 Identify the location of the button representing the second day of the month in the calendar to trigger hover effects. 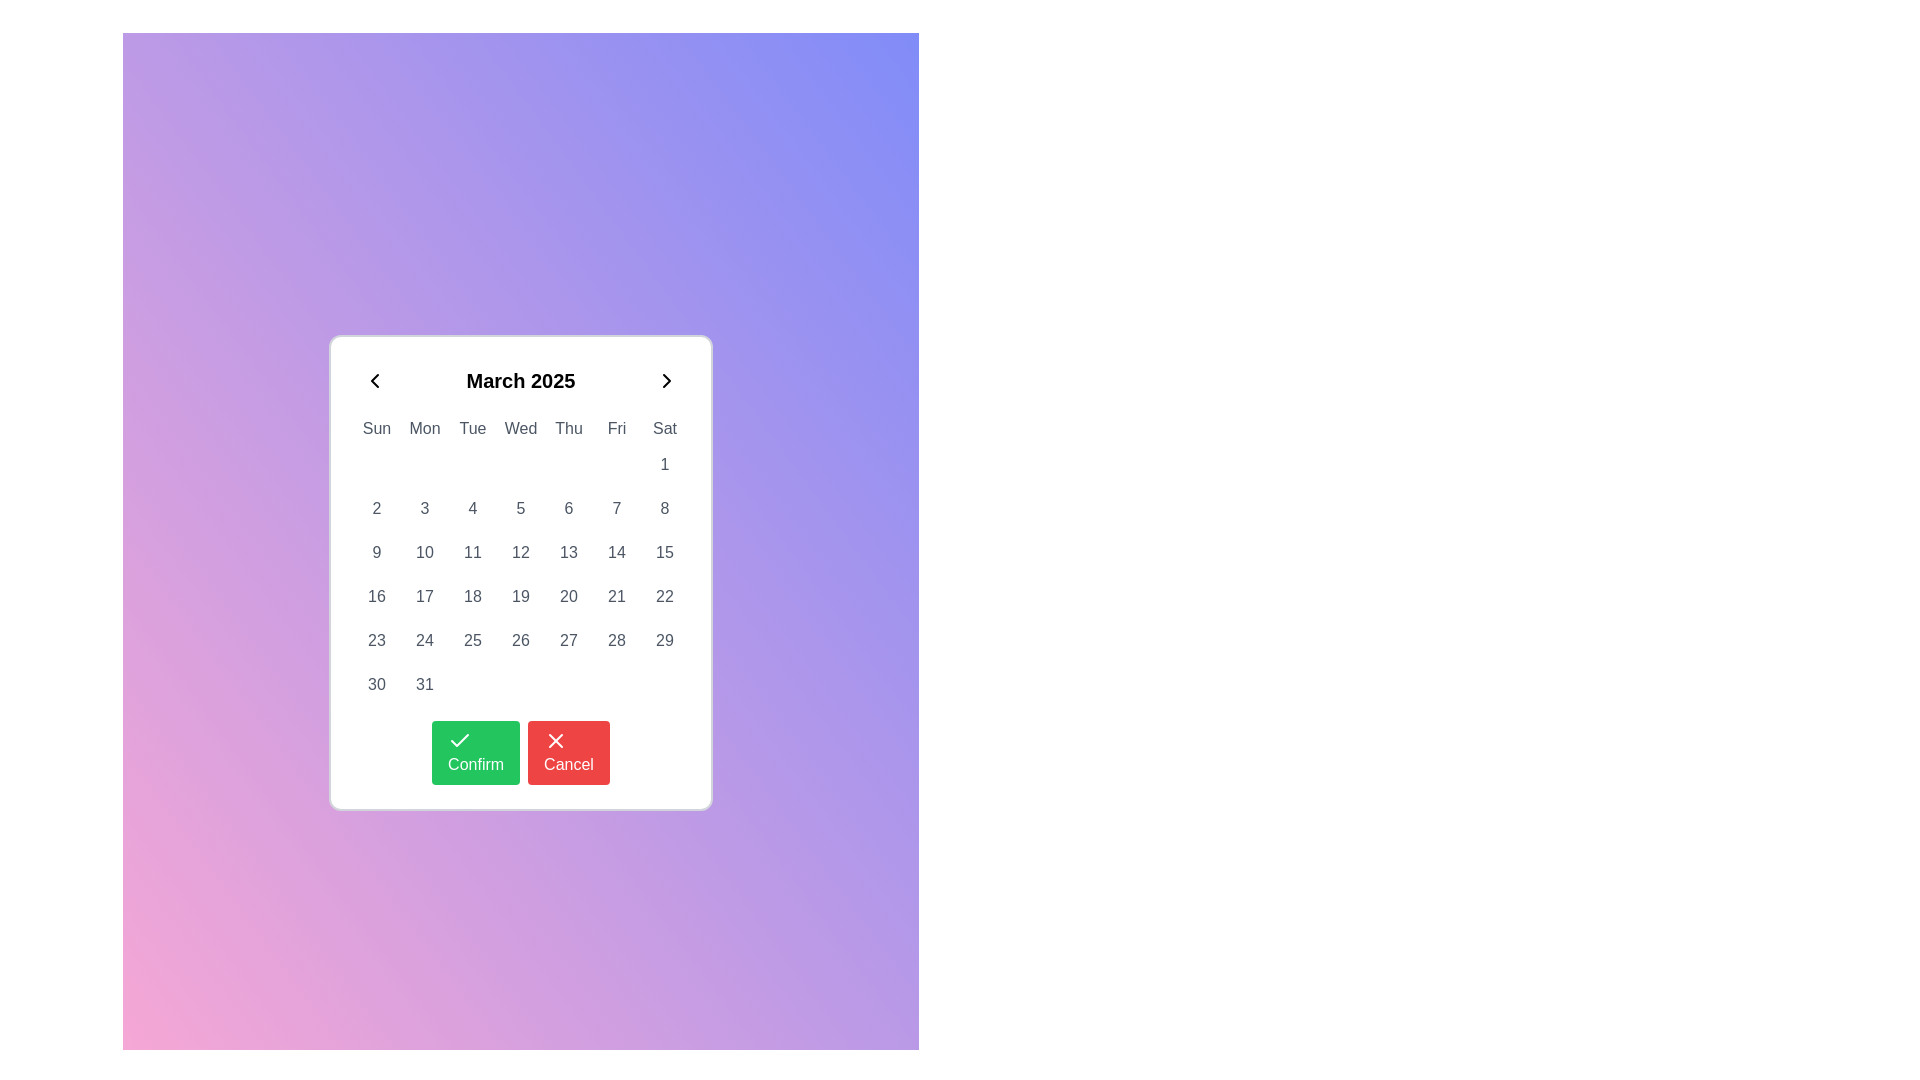
(377, 508).